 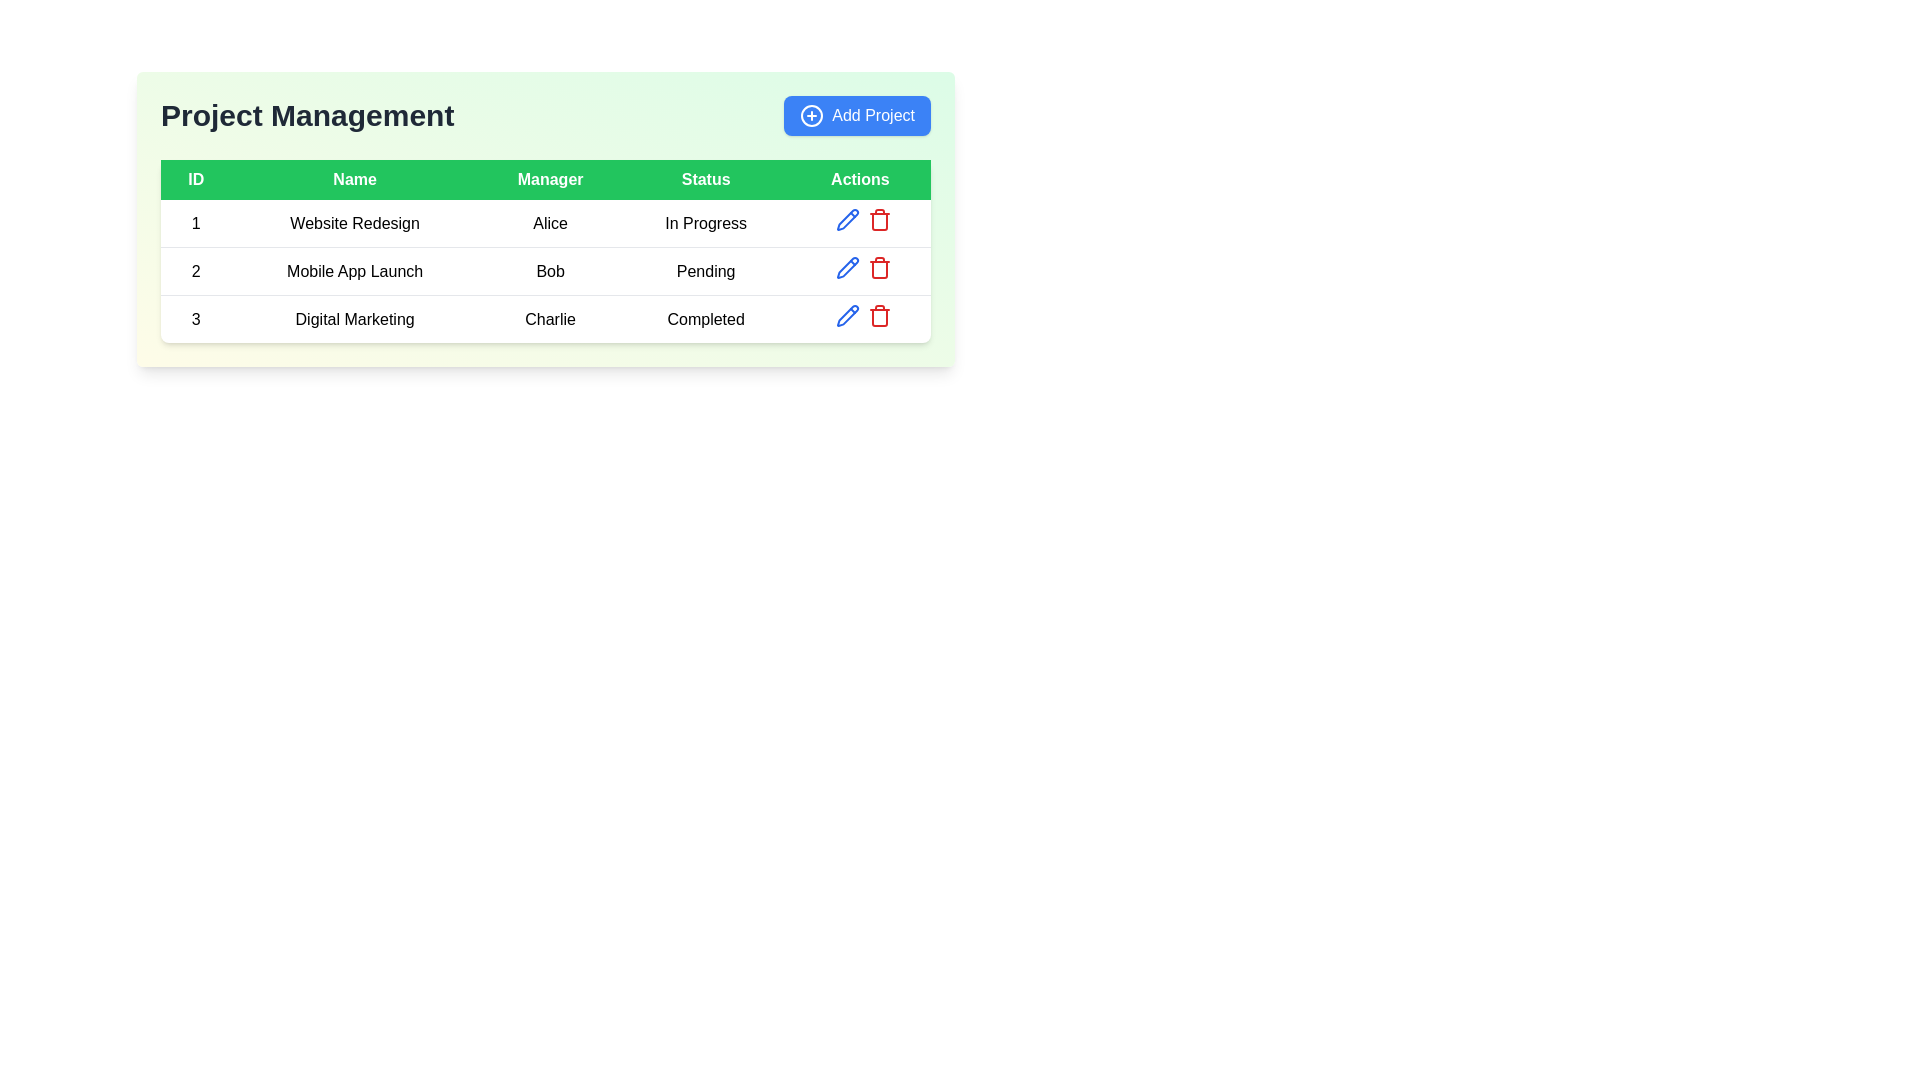 What do you see at coordinates (546, 223) in the screenshot?
I see `the first row of the project management table` at bounding box center [546, 223].